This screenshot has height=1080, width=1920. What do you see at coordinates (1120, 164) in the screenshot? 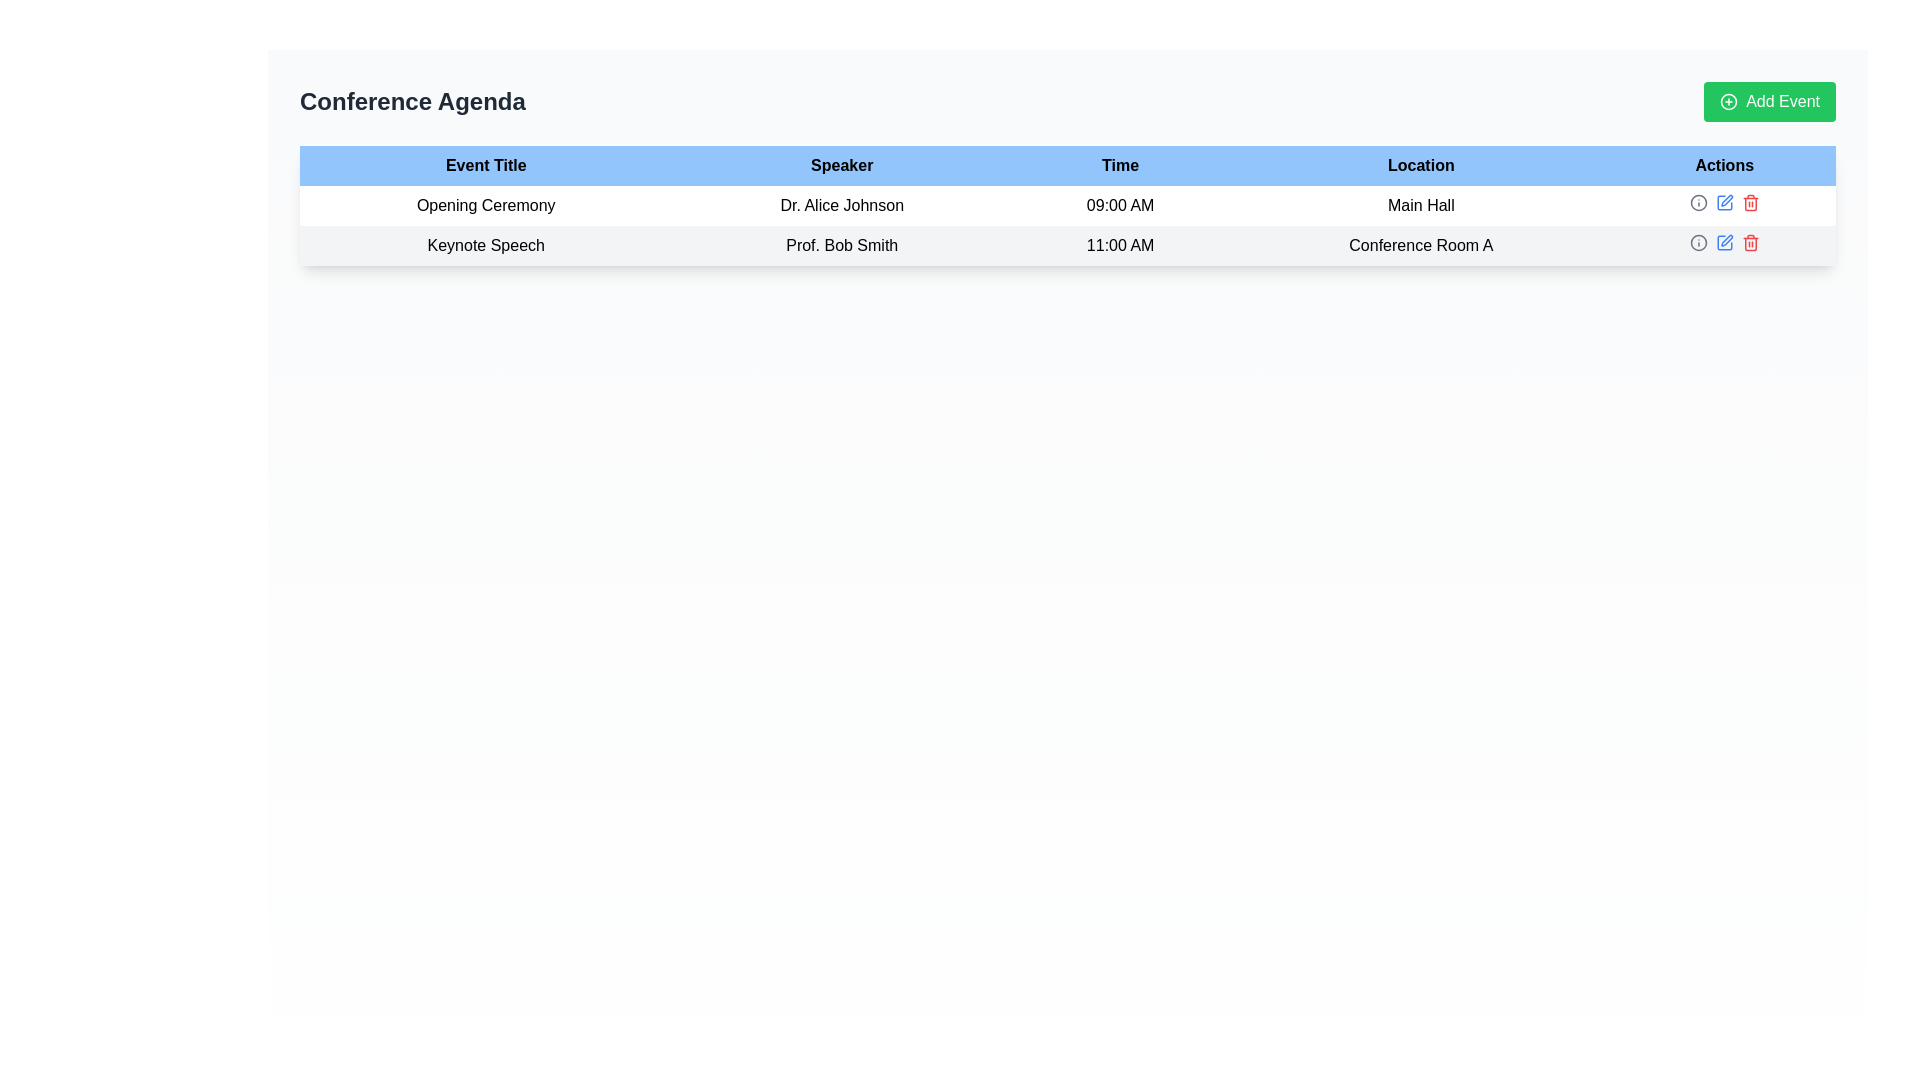
I see `the third column header text label indicating time-specific information in the table, positioned between the 'Speaker' and 'Location' headers` at bounding box center [1120, 164].